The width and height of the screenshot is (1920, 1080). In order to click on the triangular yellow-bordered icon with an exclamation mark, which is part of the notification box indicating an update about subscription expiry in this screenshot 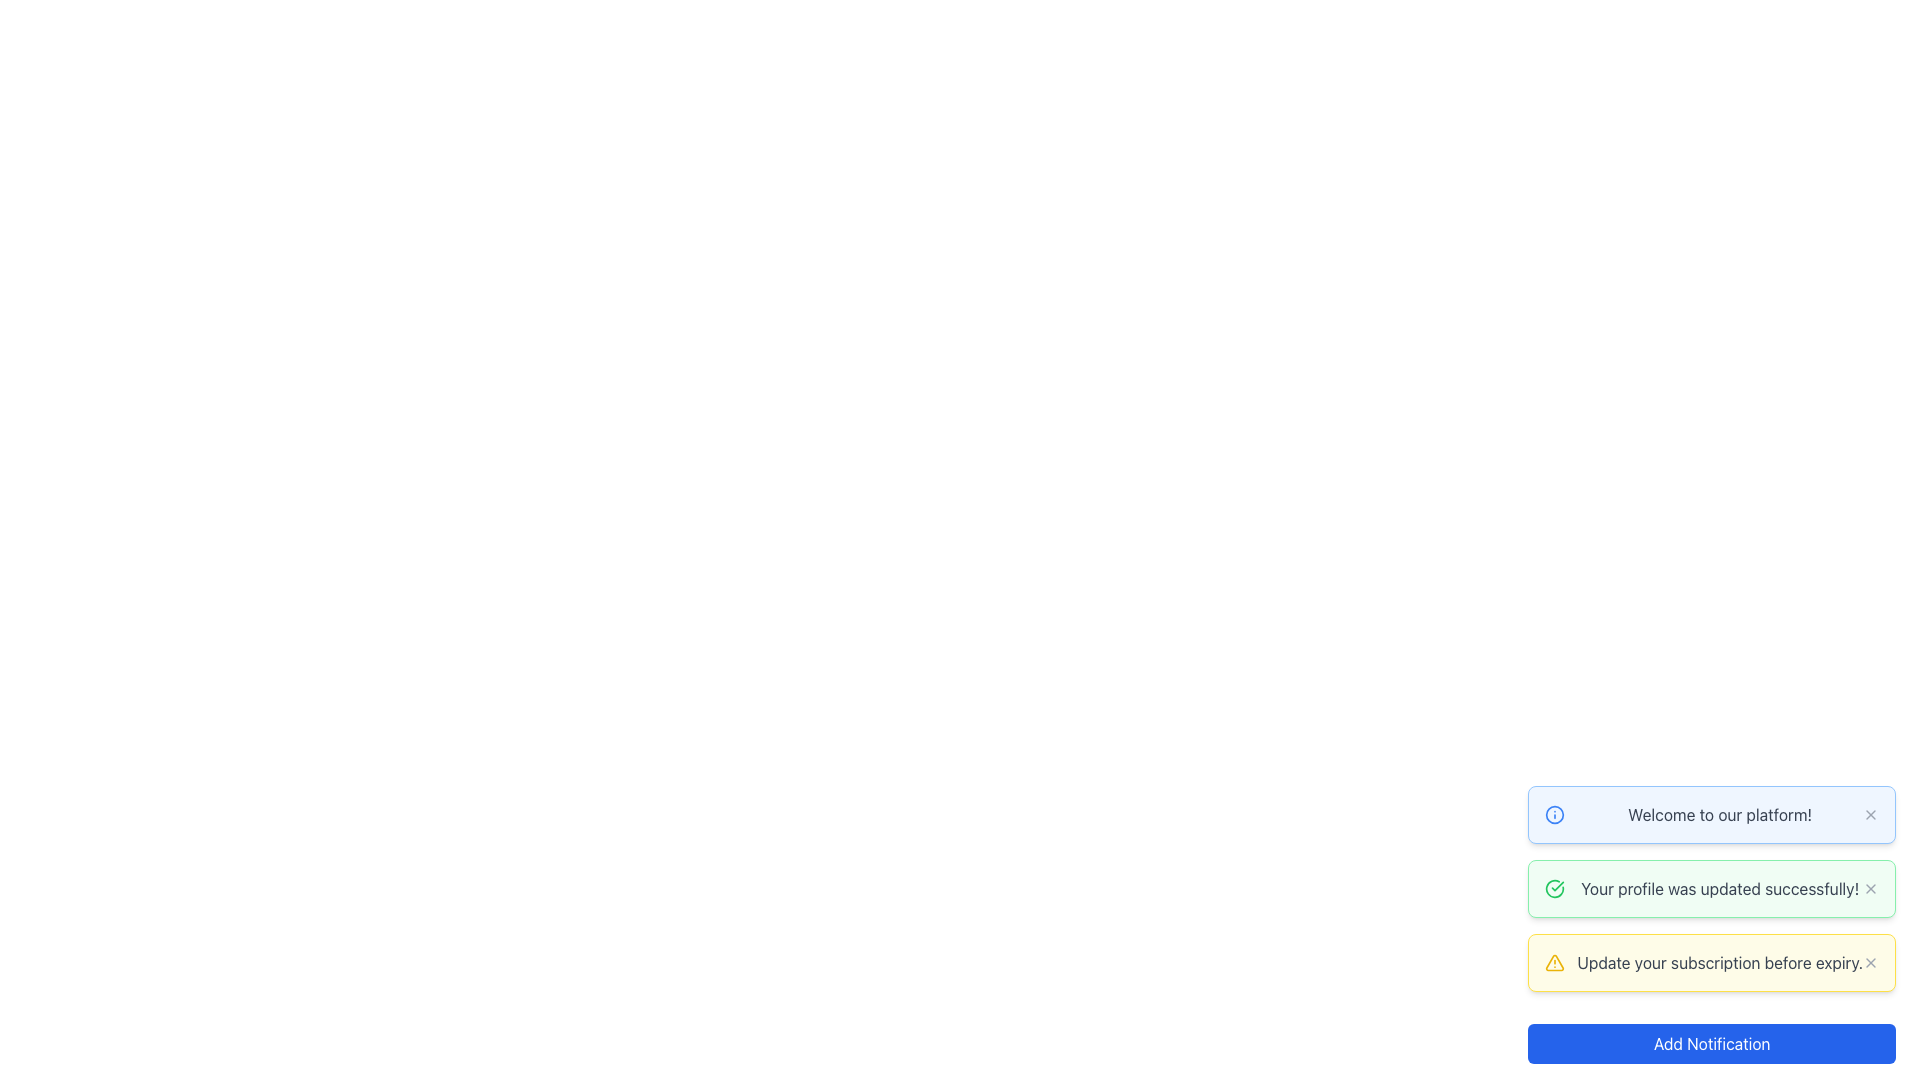, I will do `click(1554, 962)`.